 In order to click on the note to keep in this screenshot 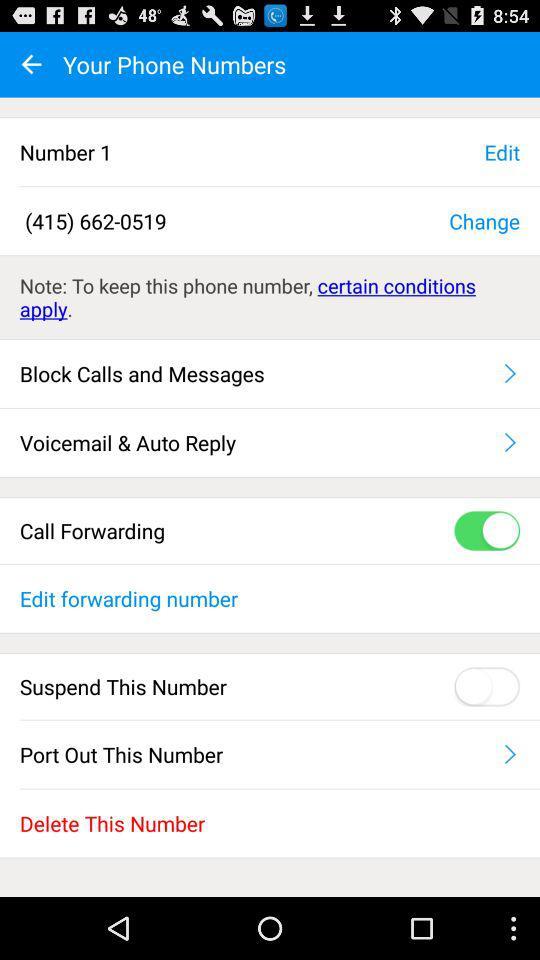, I will do `click(270, 296)`.